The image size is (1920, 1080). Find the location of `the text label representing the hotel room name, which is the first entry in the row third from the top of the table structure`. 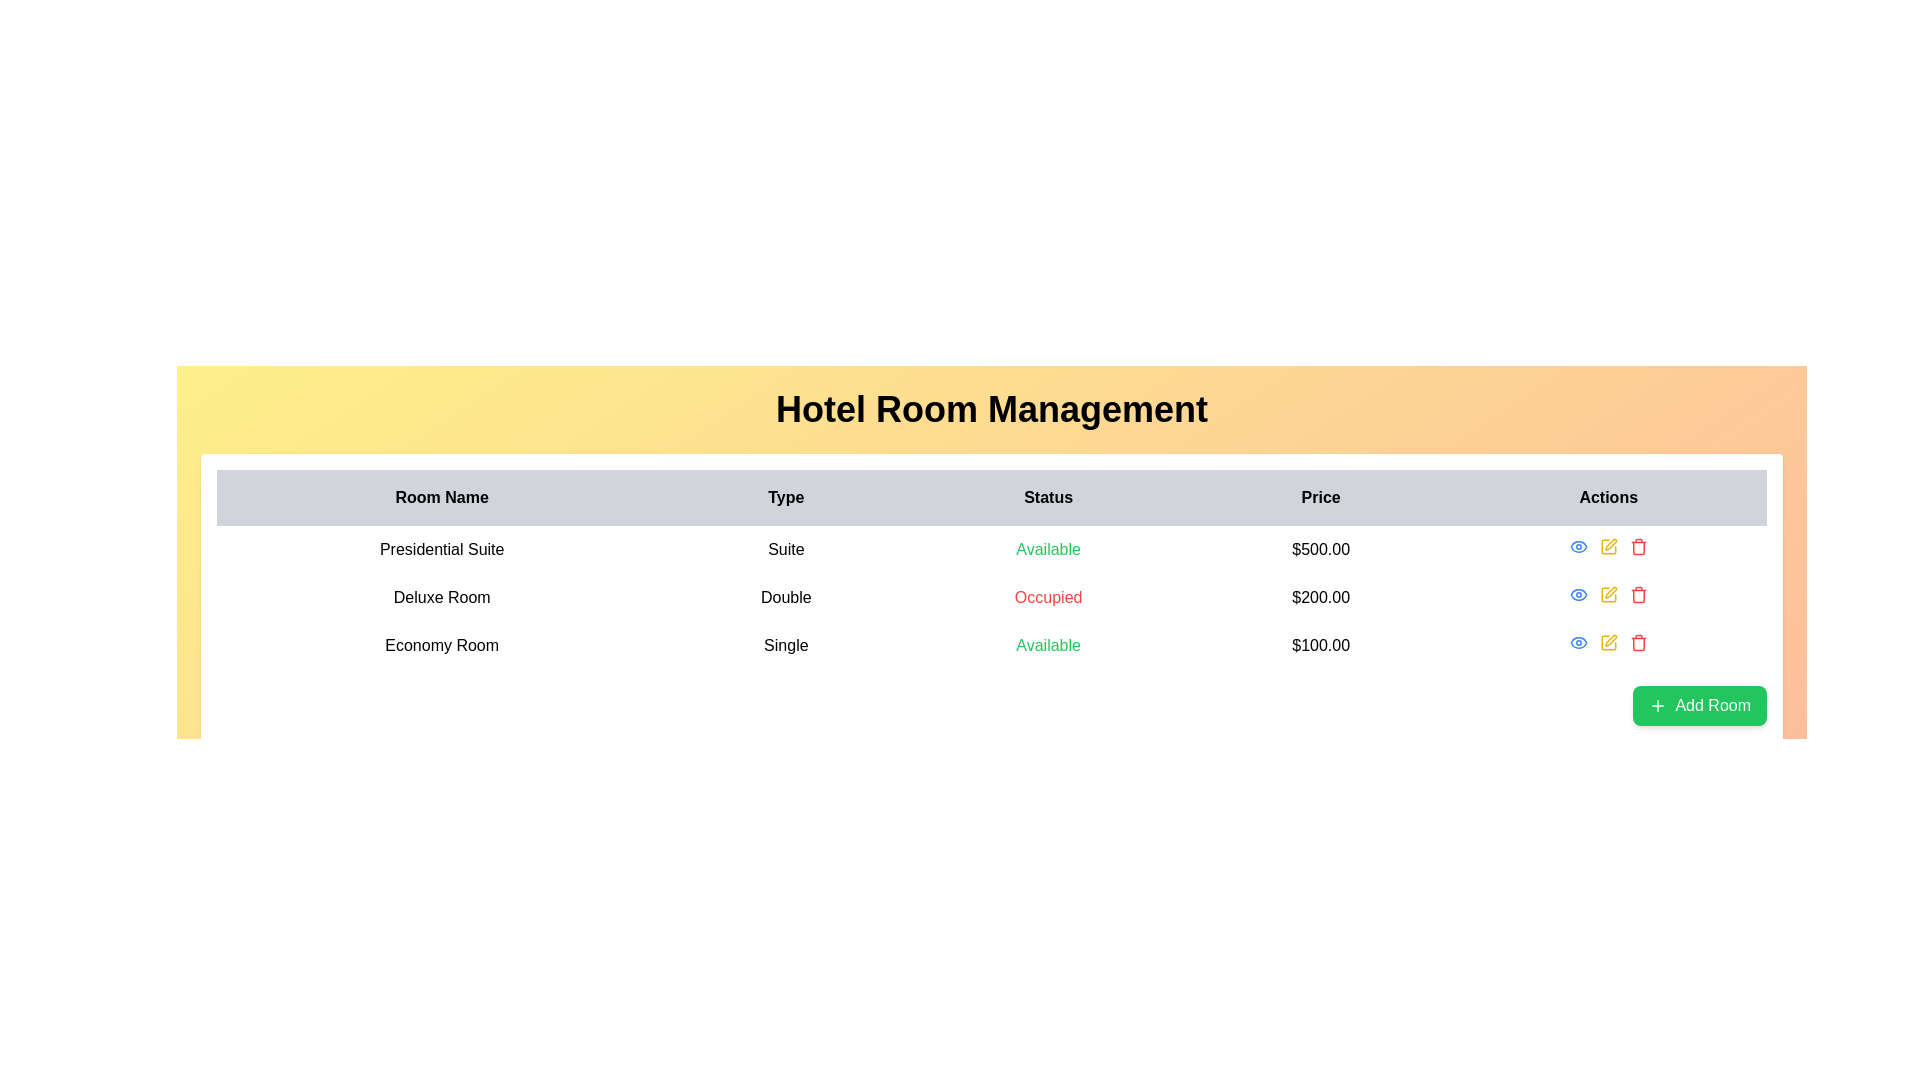

the text label representing the hotel room name, which is the first entry in the row third from the top of the table structure is located at coordinates (441, 645).